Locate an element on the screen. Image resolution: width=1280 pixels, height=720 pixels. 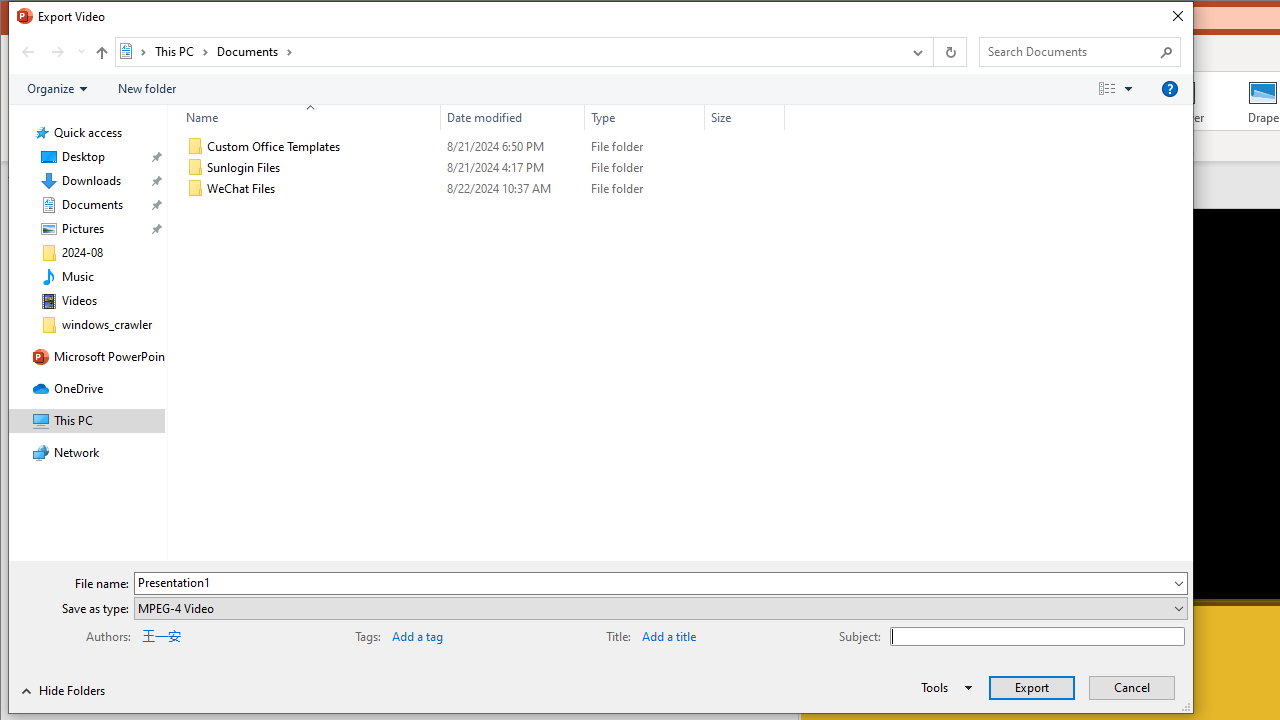
'Date modified' is located at coordinates (513, 117).